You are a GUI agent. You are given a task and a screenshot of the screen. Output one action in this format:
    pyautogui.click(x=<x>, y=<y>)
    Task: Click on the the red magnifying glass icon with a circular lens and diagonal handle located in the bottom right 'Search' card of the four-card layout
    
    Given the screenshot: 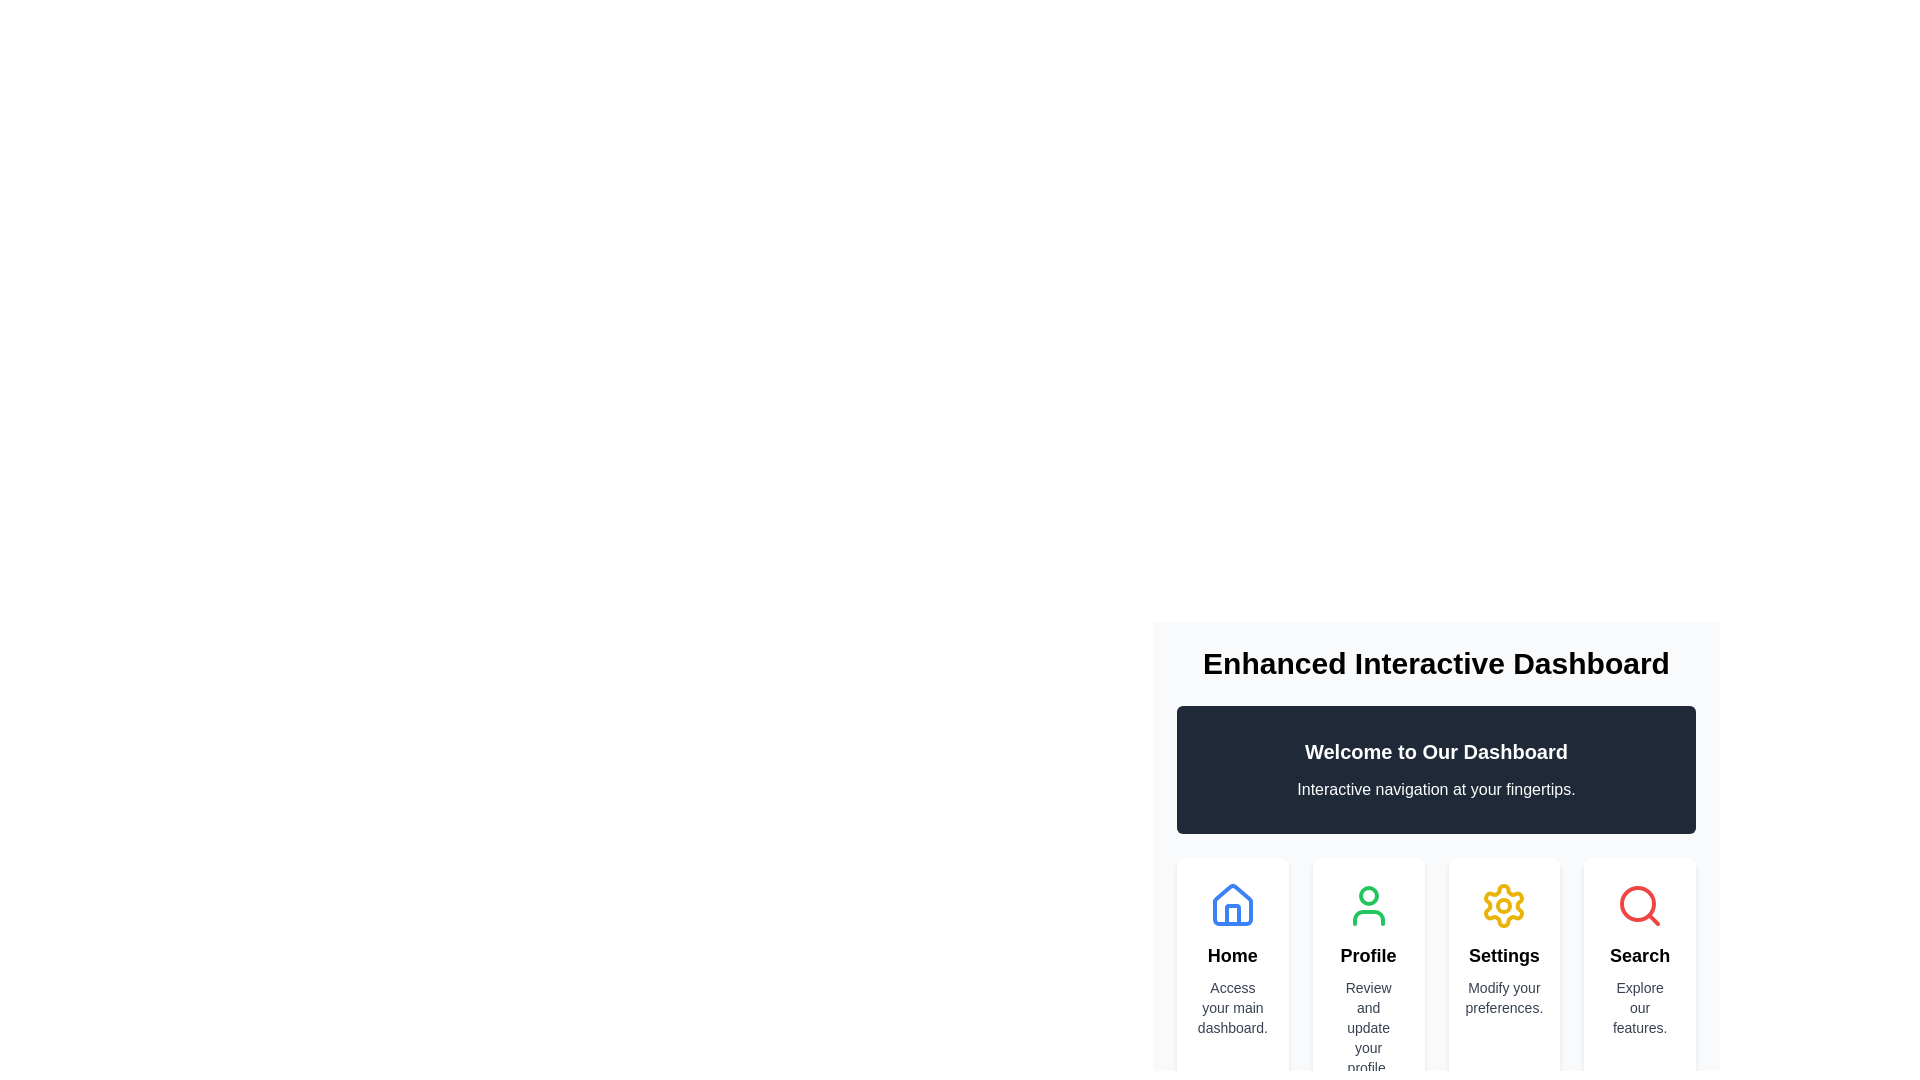 What is the action you would take?
    pyautogui.click(x=1640, y=906)
    